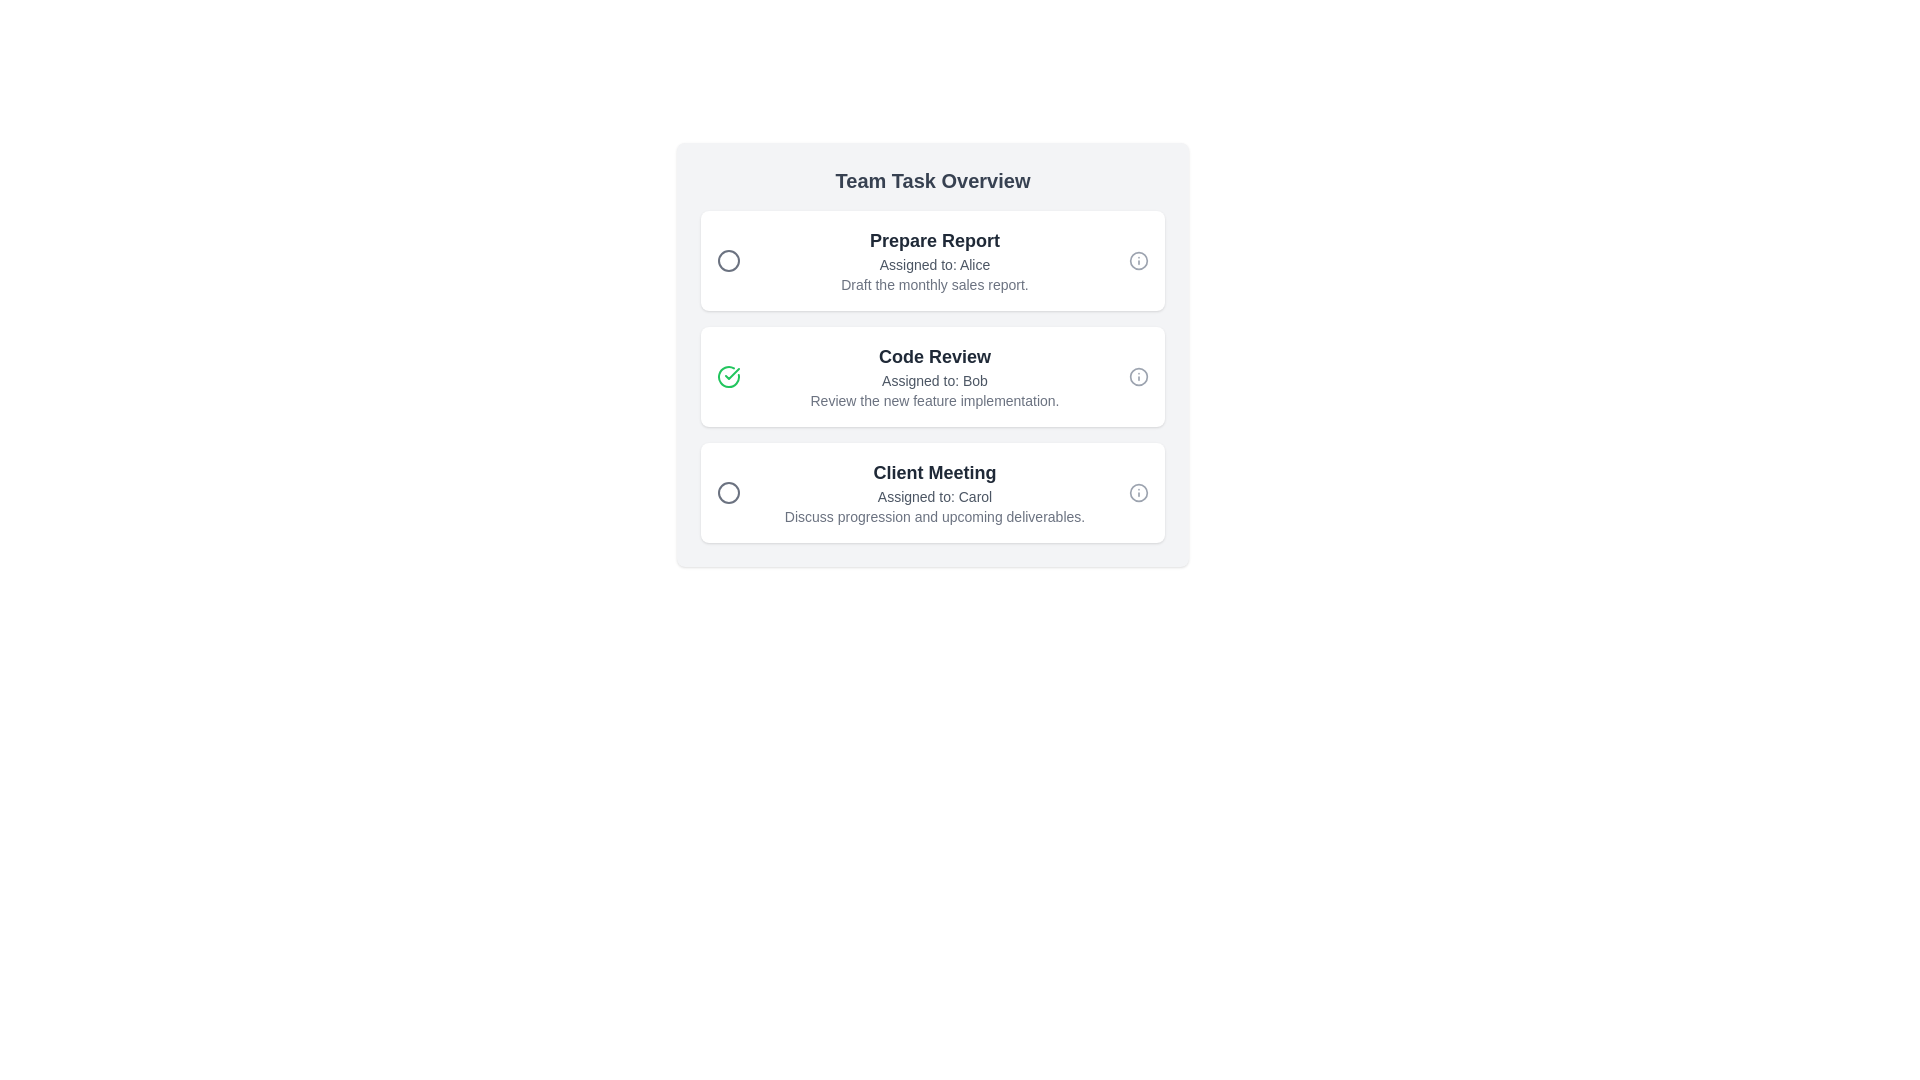 The width and height of the screenshot is (1920, 1080). What do you see at coordinates (934, 239) in the screenshot?
I see `the 'Prepare Report' text label, which is displayed in a bold font and is dark gray in color, located at the top line of the first task entry in the task list` at bounding box center [934, 239].